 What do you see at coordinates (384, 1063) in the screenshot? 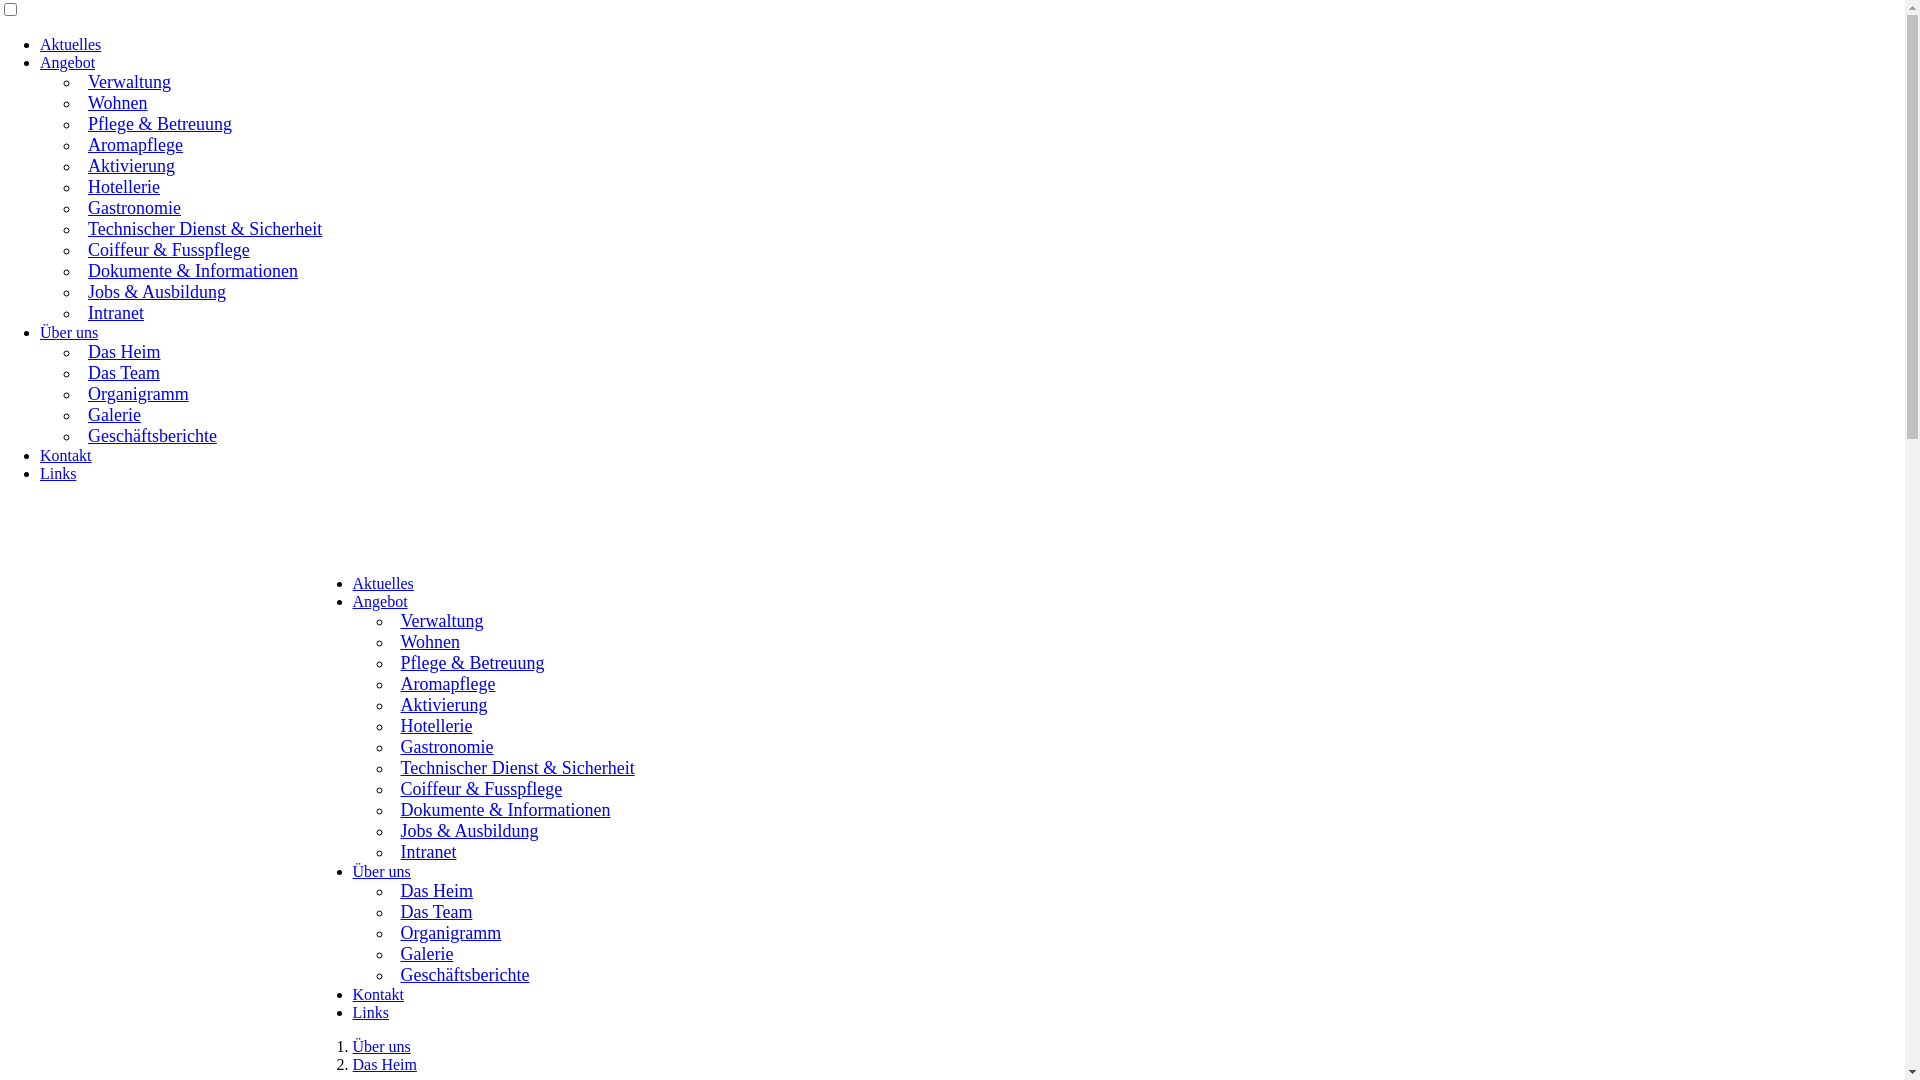
I see `'Das Heim'` at bounding box center [384, 1063].